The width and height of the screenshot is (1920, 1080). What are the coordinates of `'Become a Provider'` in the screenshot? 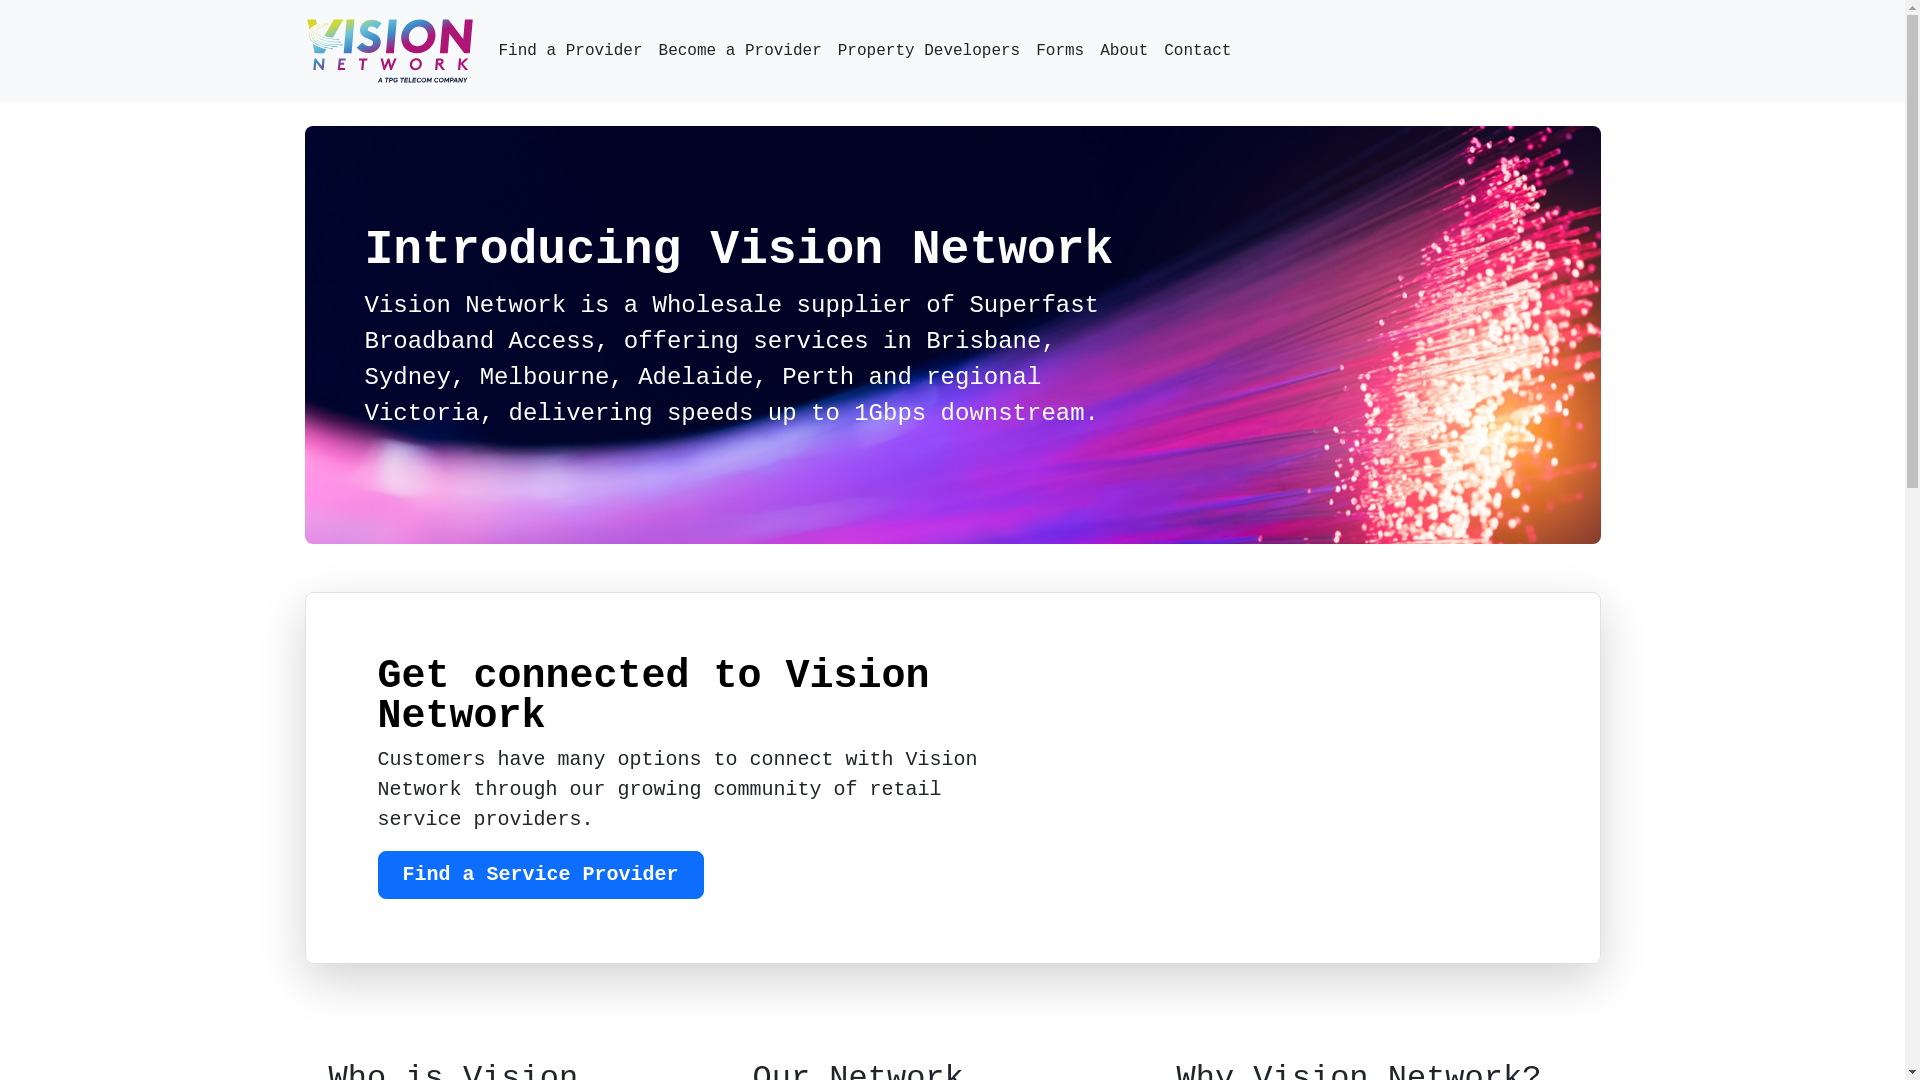 It's located at (739, 49).